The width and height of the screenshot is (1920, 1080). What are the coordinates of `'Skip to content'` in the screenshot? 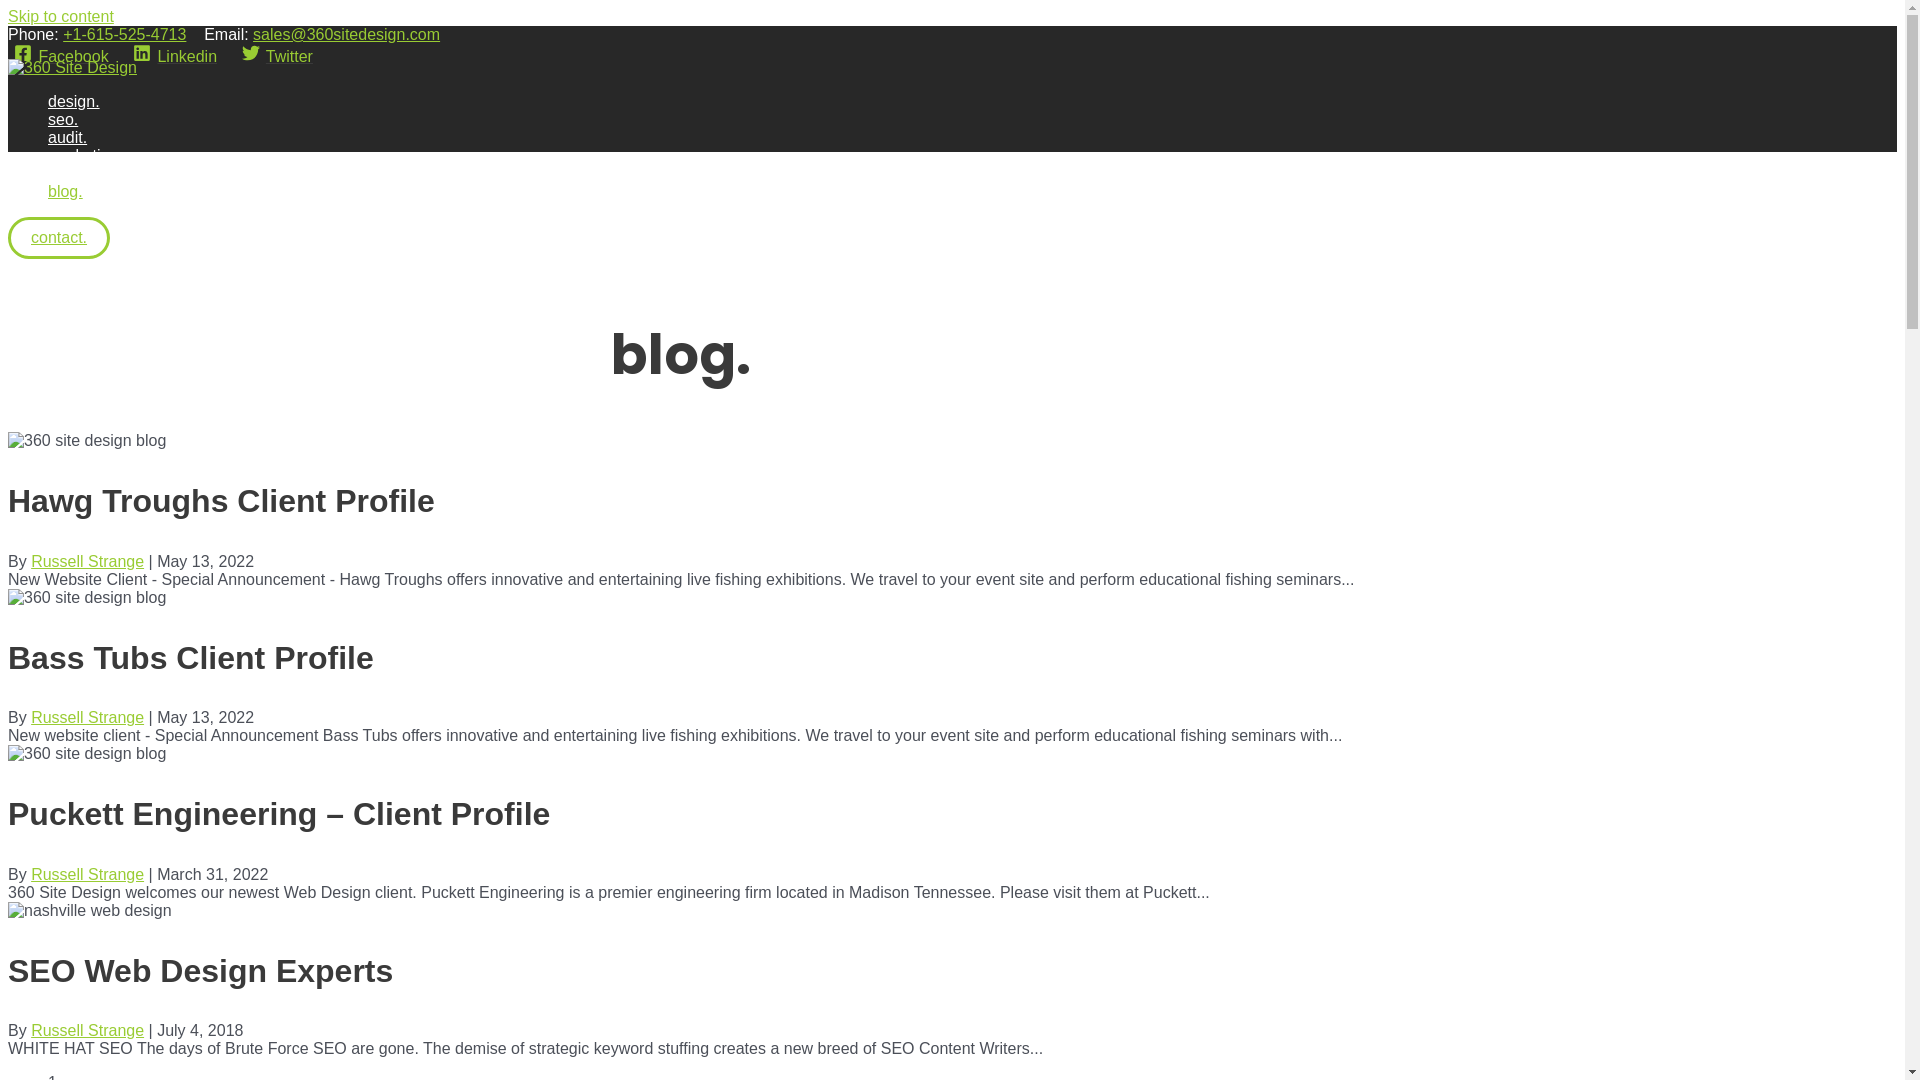 It's located at (8, 16).